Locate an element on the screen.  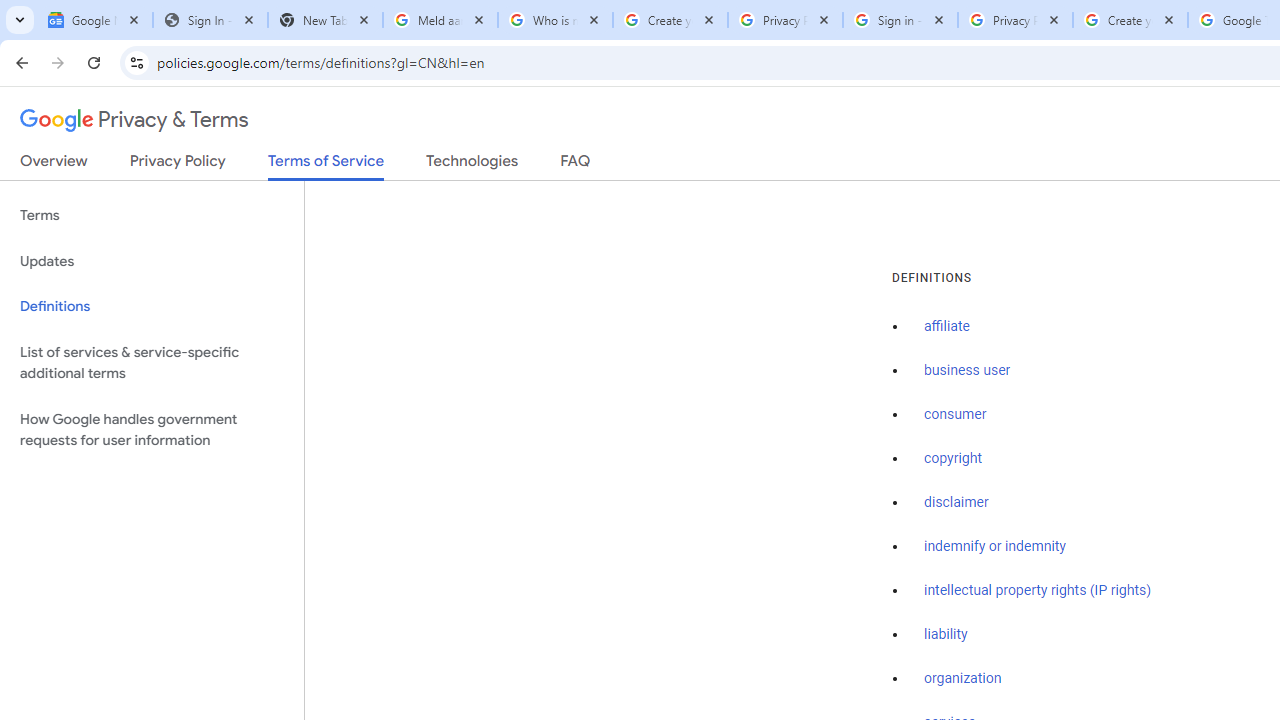
'New Tab' is located at coordinates (325, 20).